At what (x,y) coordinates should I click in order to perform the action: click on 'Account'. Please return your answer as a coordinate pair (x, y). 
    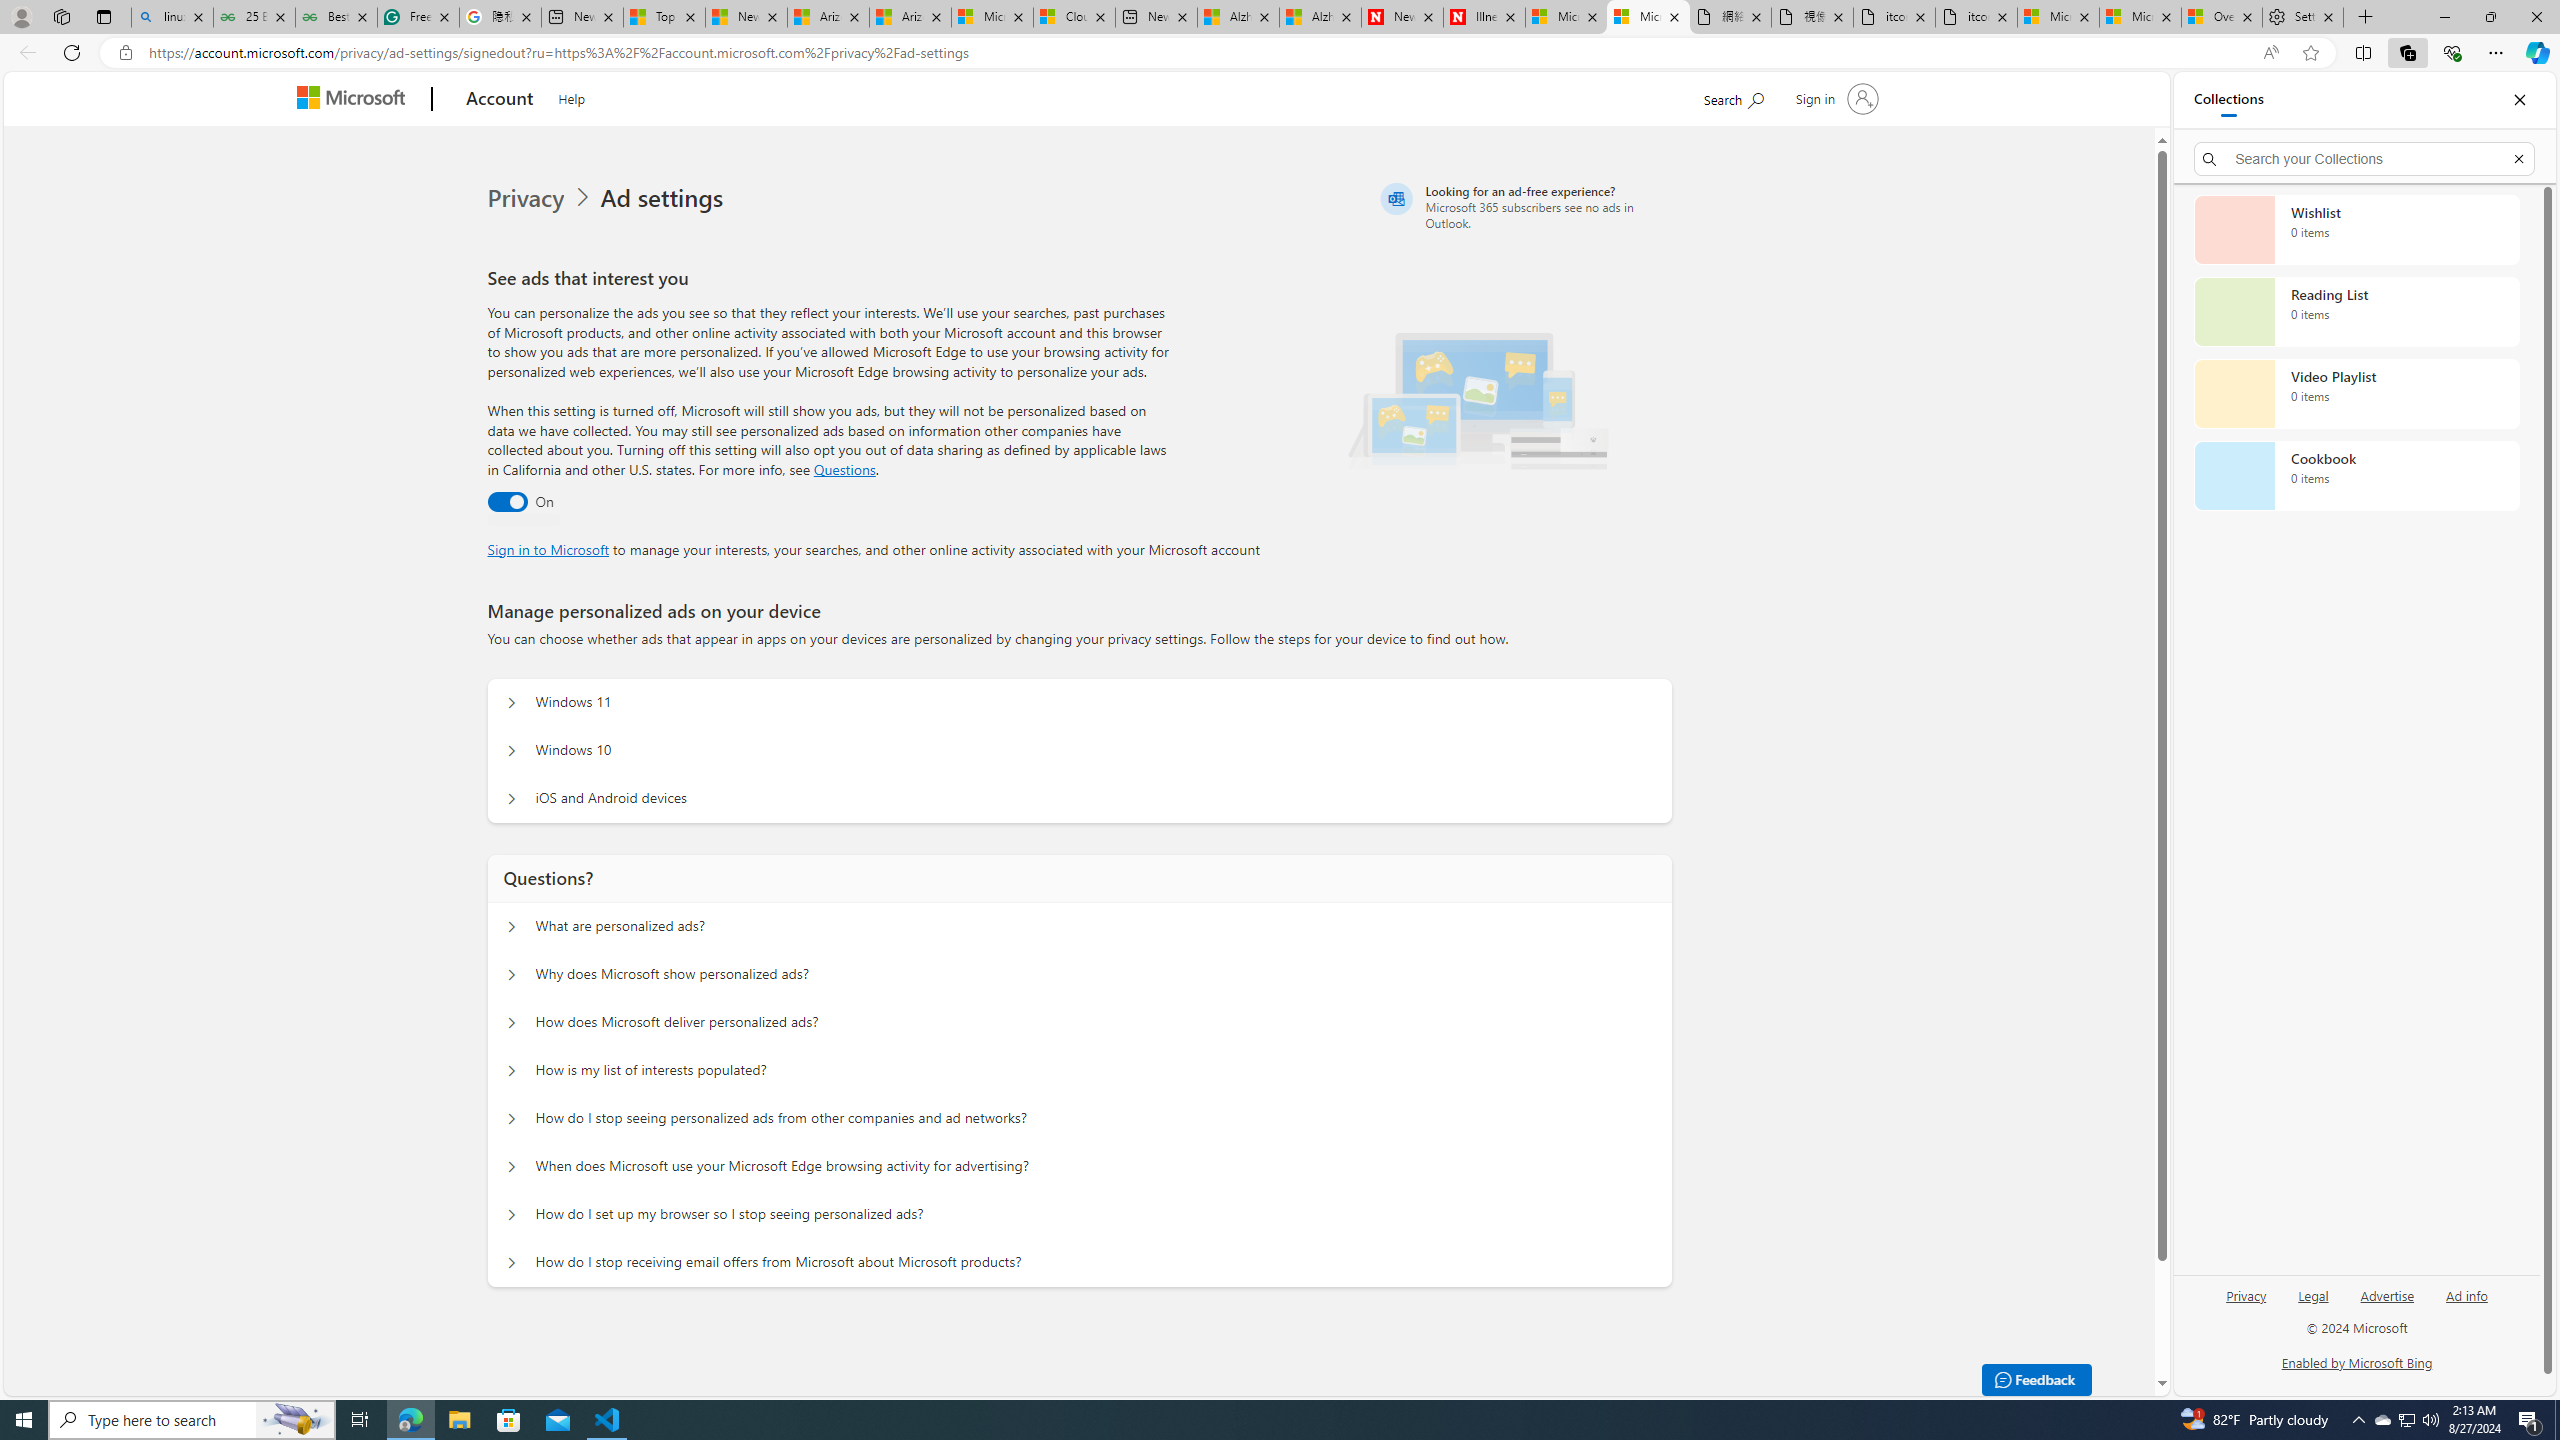
    Looking at the image, I should click on (498, 99).